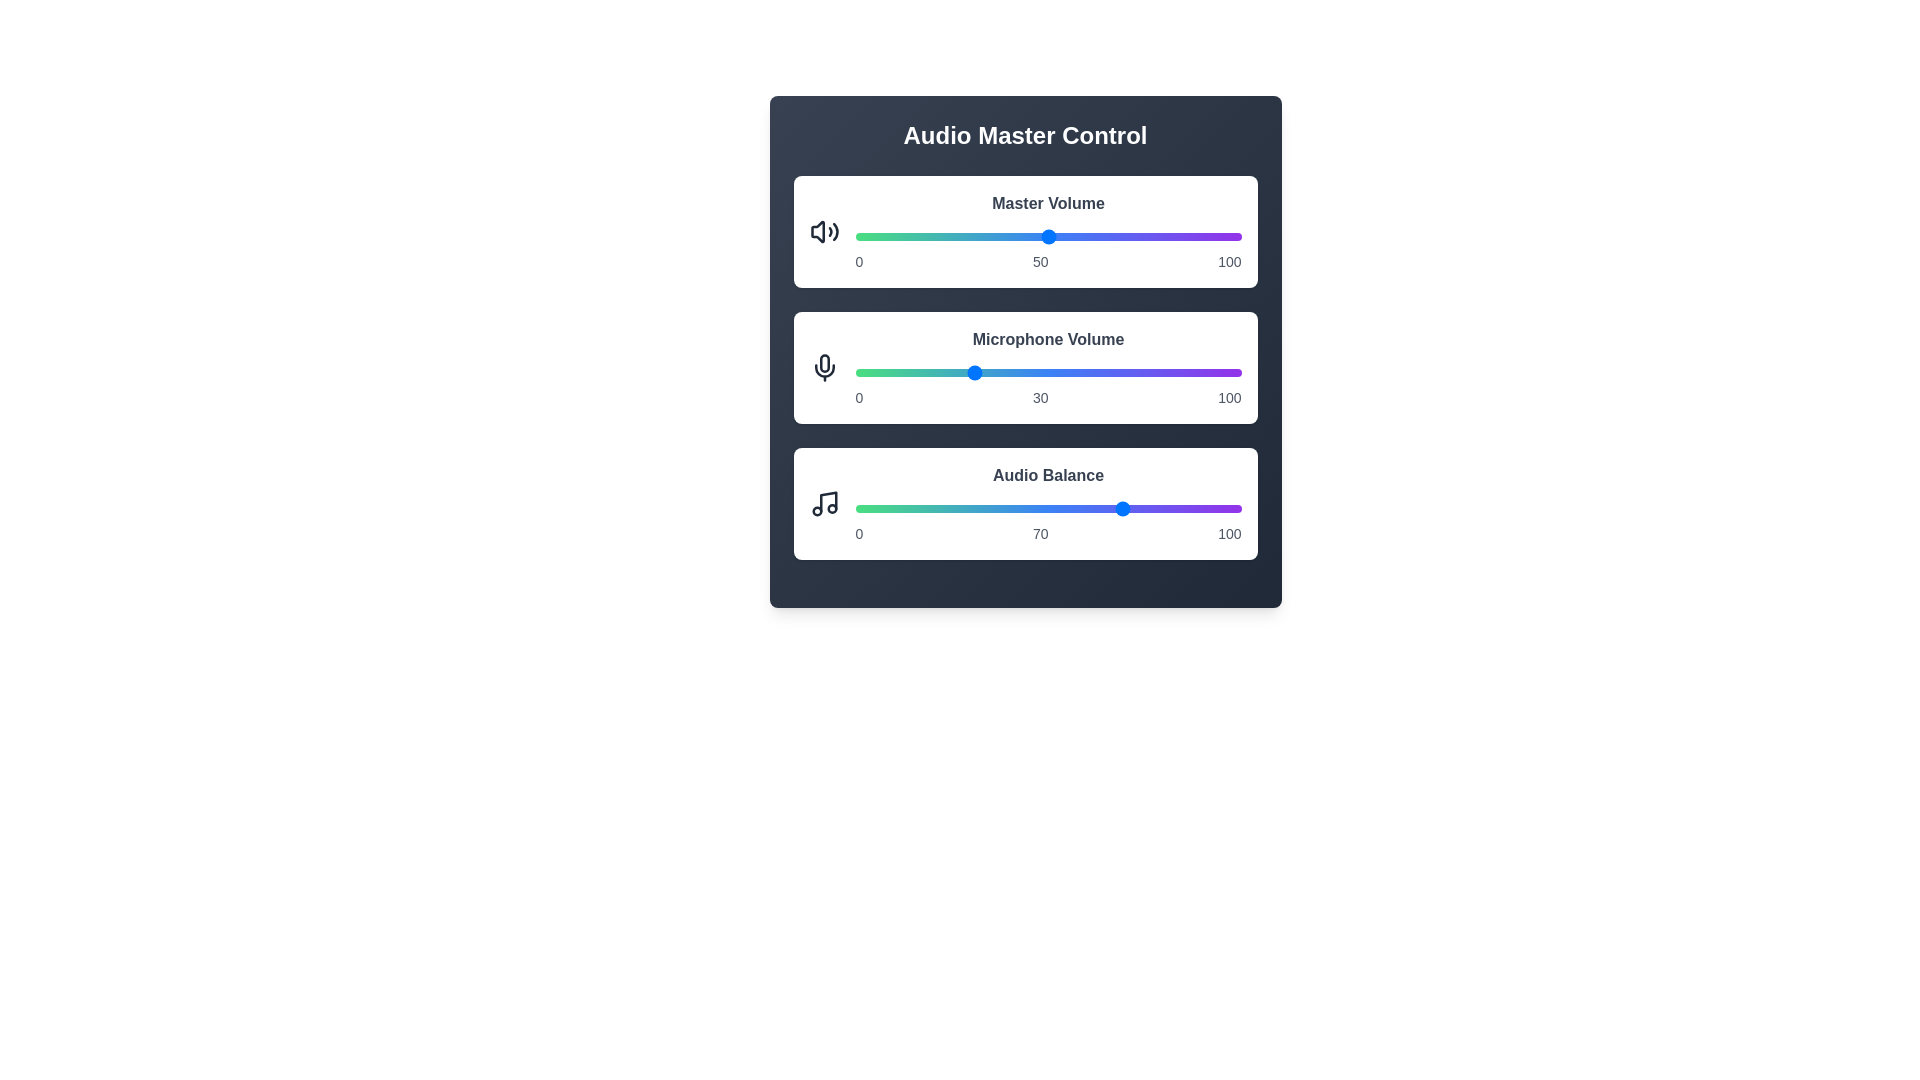 The image size is (1920, 1080). Describe the element at coordinates (967, 373) in the screenshot. I see `the microphone volume slider to 29%` at that location.